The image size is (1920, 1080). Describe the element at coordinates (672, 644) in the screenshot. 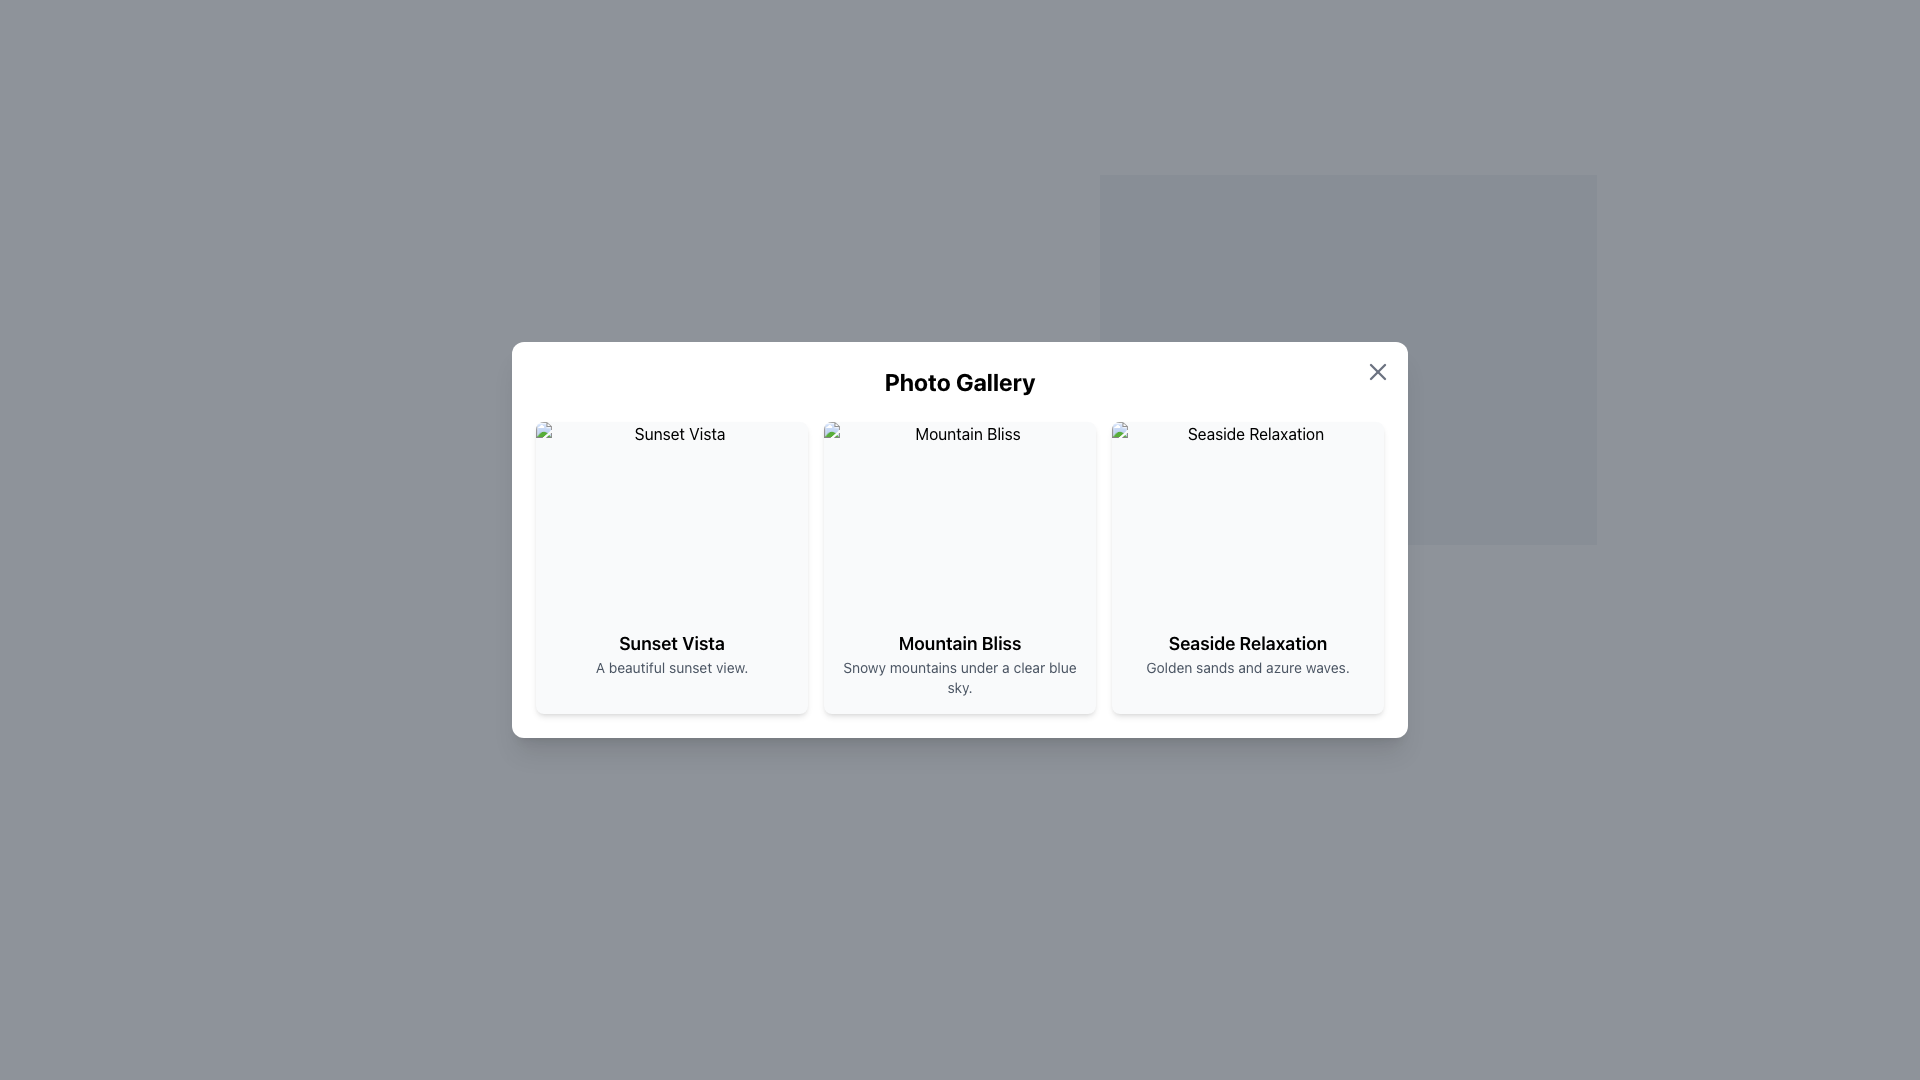

I see `the 'Sunset Vista' text element, which is bold and centered in the leftmost card of the 'Photo Gallery' panel, positioned above the description text 'A beautiful sunset view.'` at that location.